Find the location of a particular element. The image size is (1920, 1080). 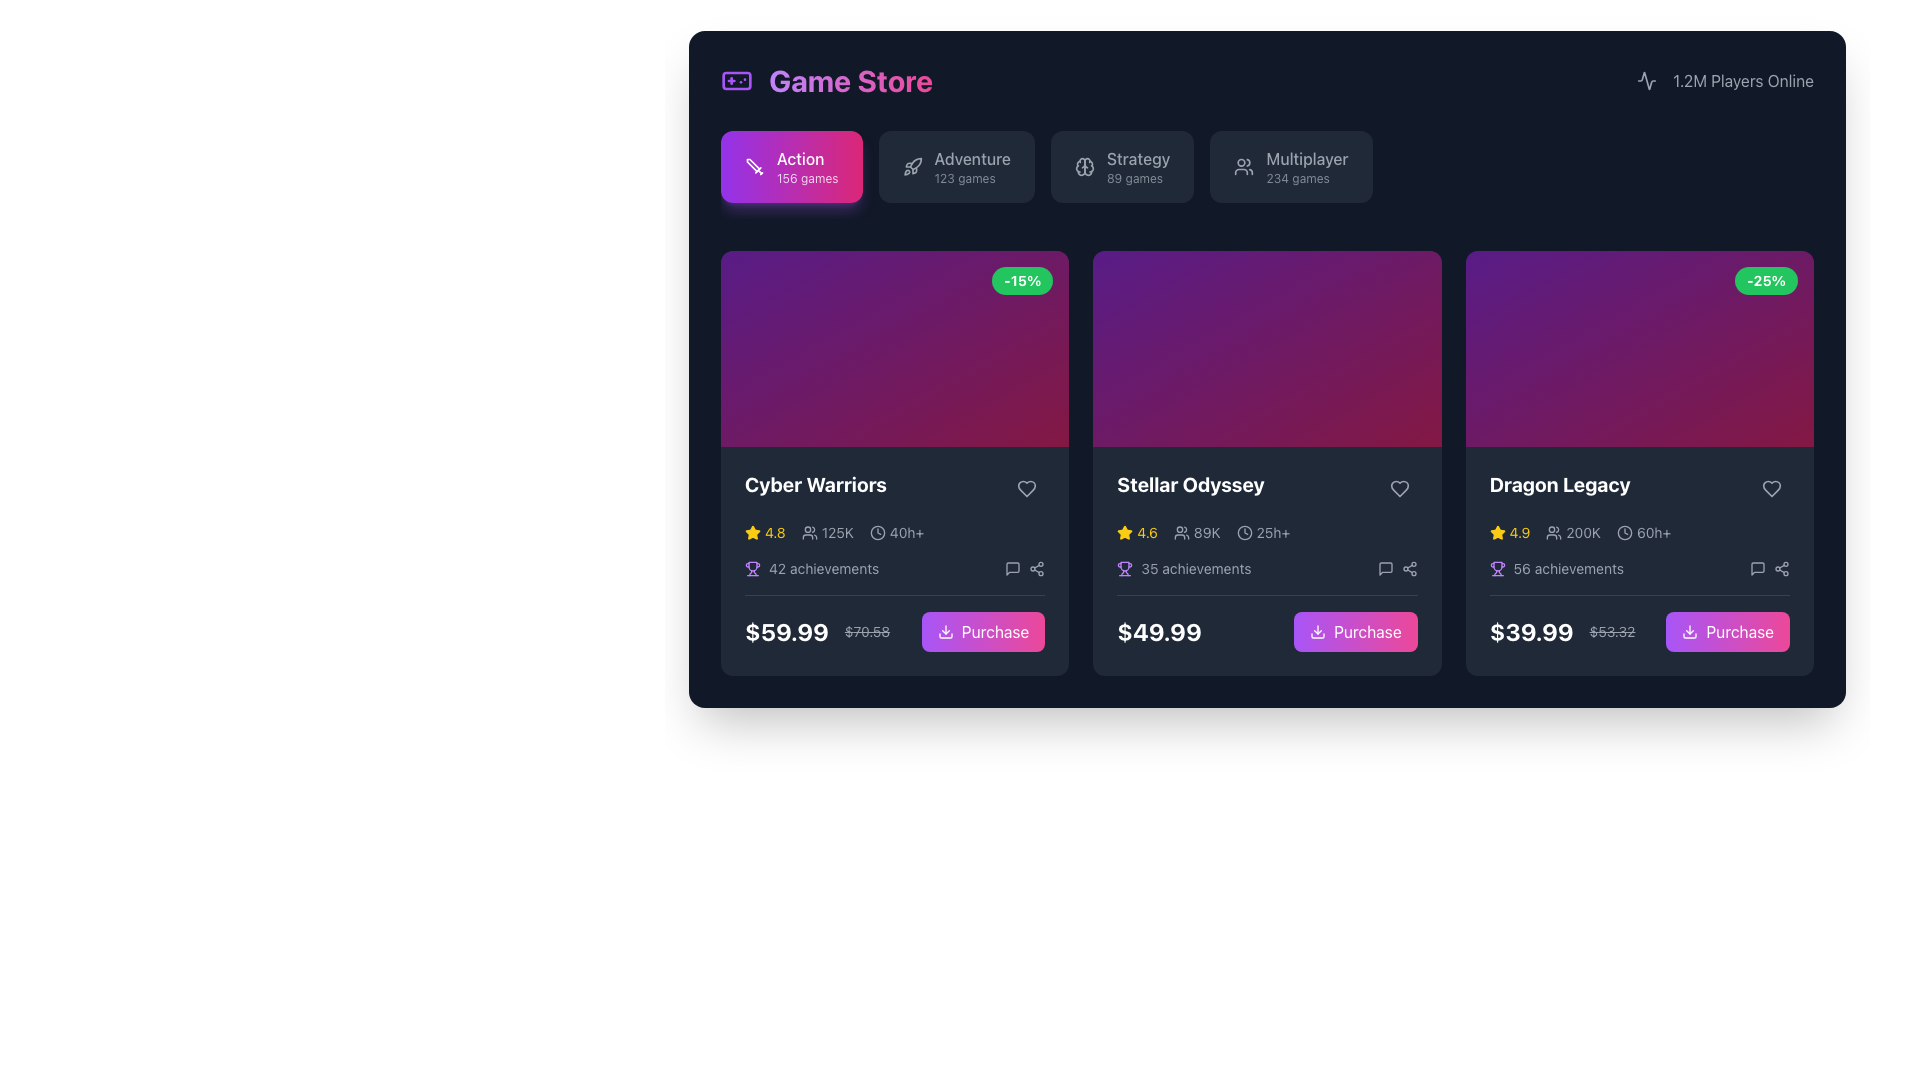

text label displaying '42 achievements' located next to the trophy icon in the Cyber Warriors game card is located at coordinates (824, 568).